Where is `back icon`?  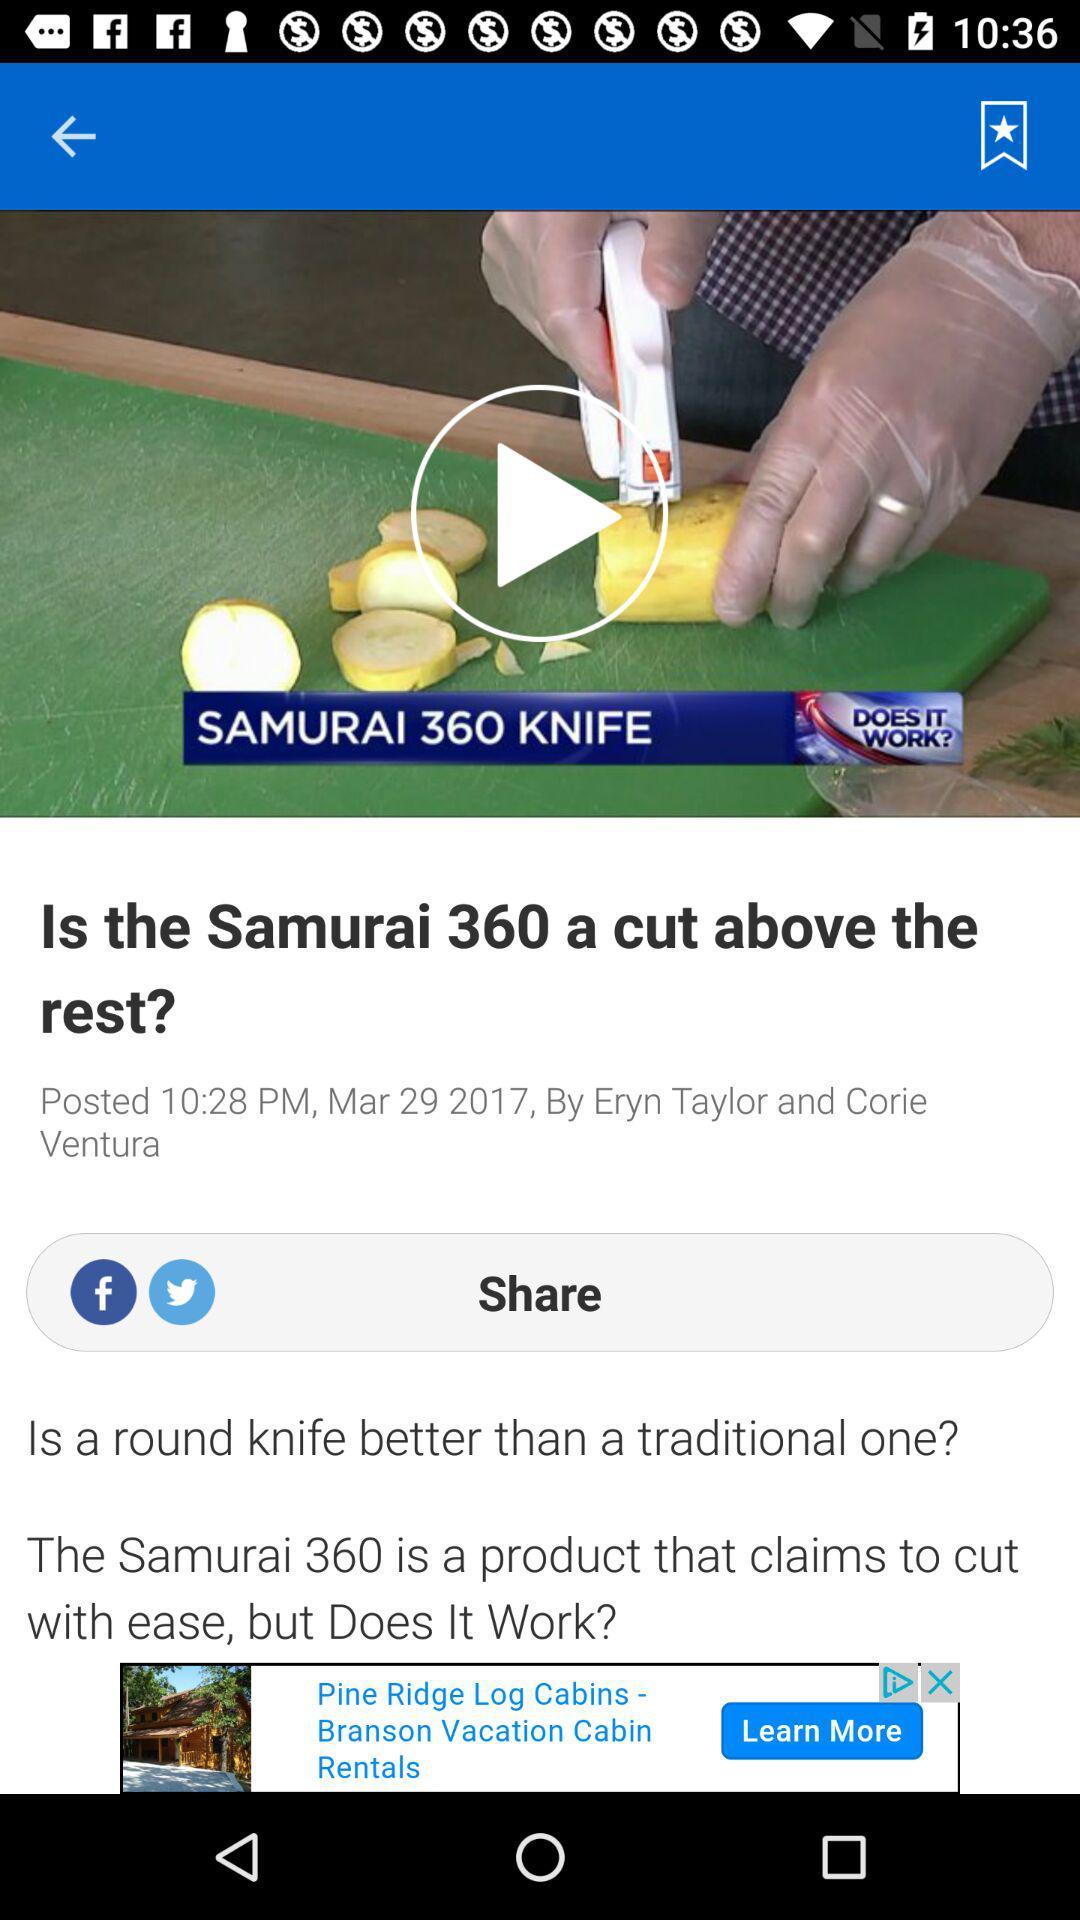 back icon is located at coordinates (72, 135).